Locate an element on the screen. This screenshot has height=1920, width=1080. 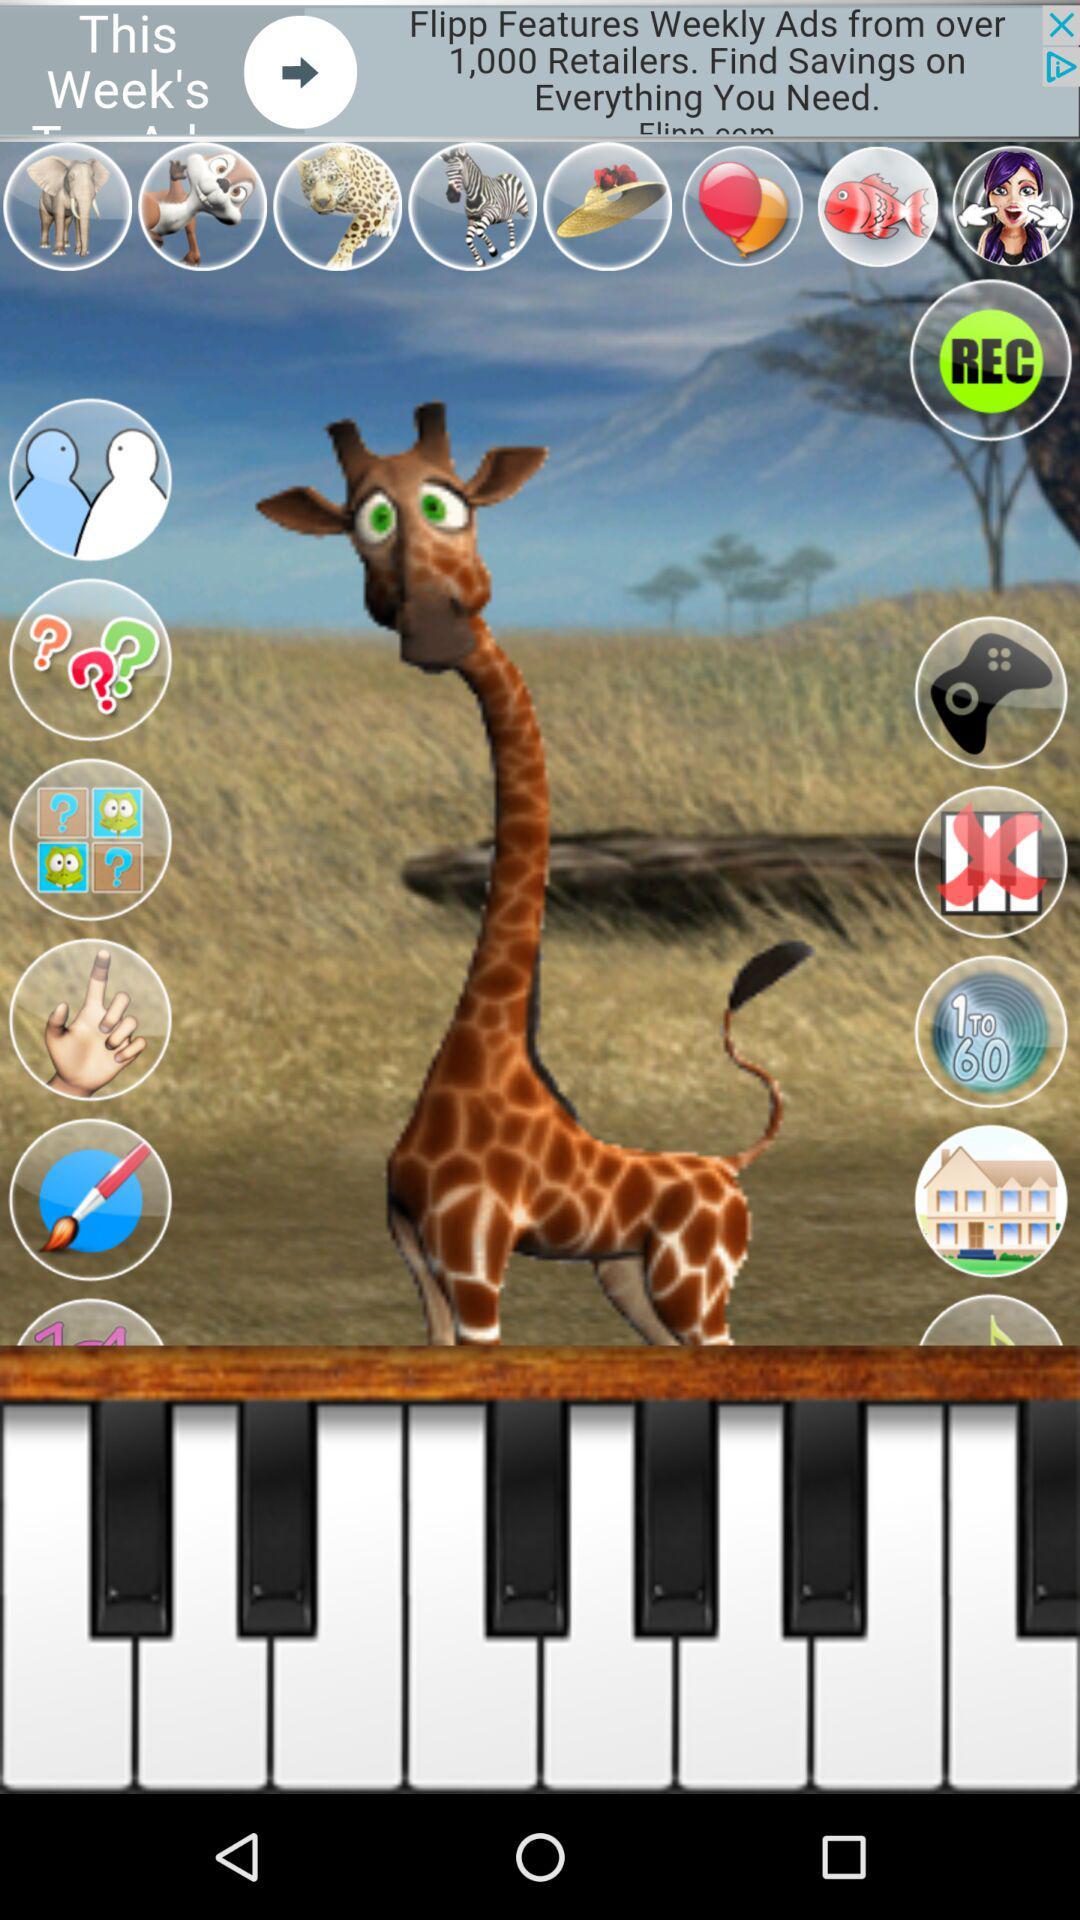
the help icon is located at coordinates (88, 706).